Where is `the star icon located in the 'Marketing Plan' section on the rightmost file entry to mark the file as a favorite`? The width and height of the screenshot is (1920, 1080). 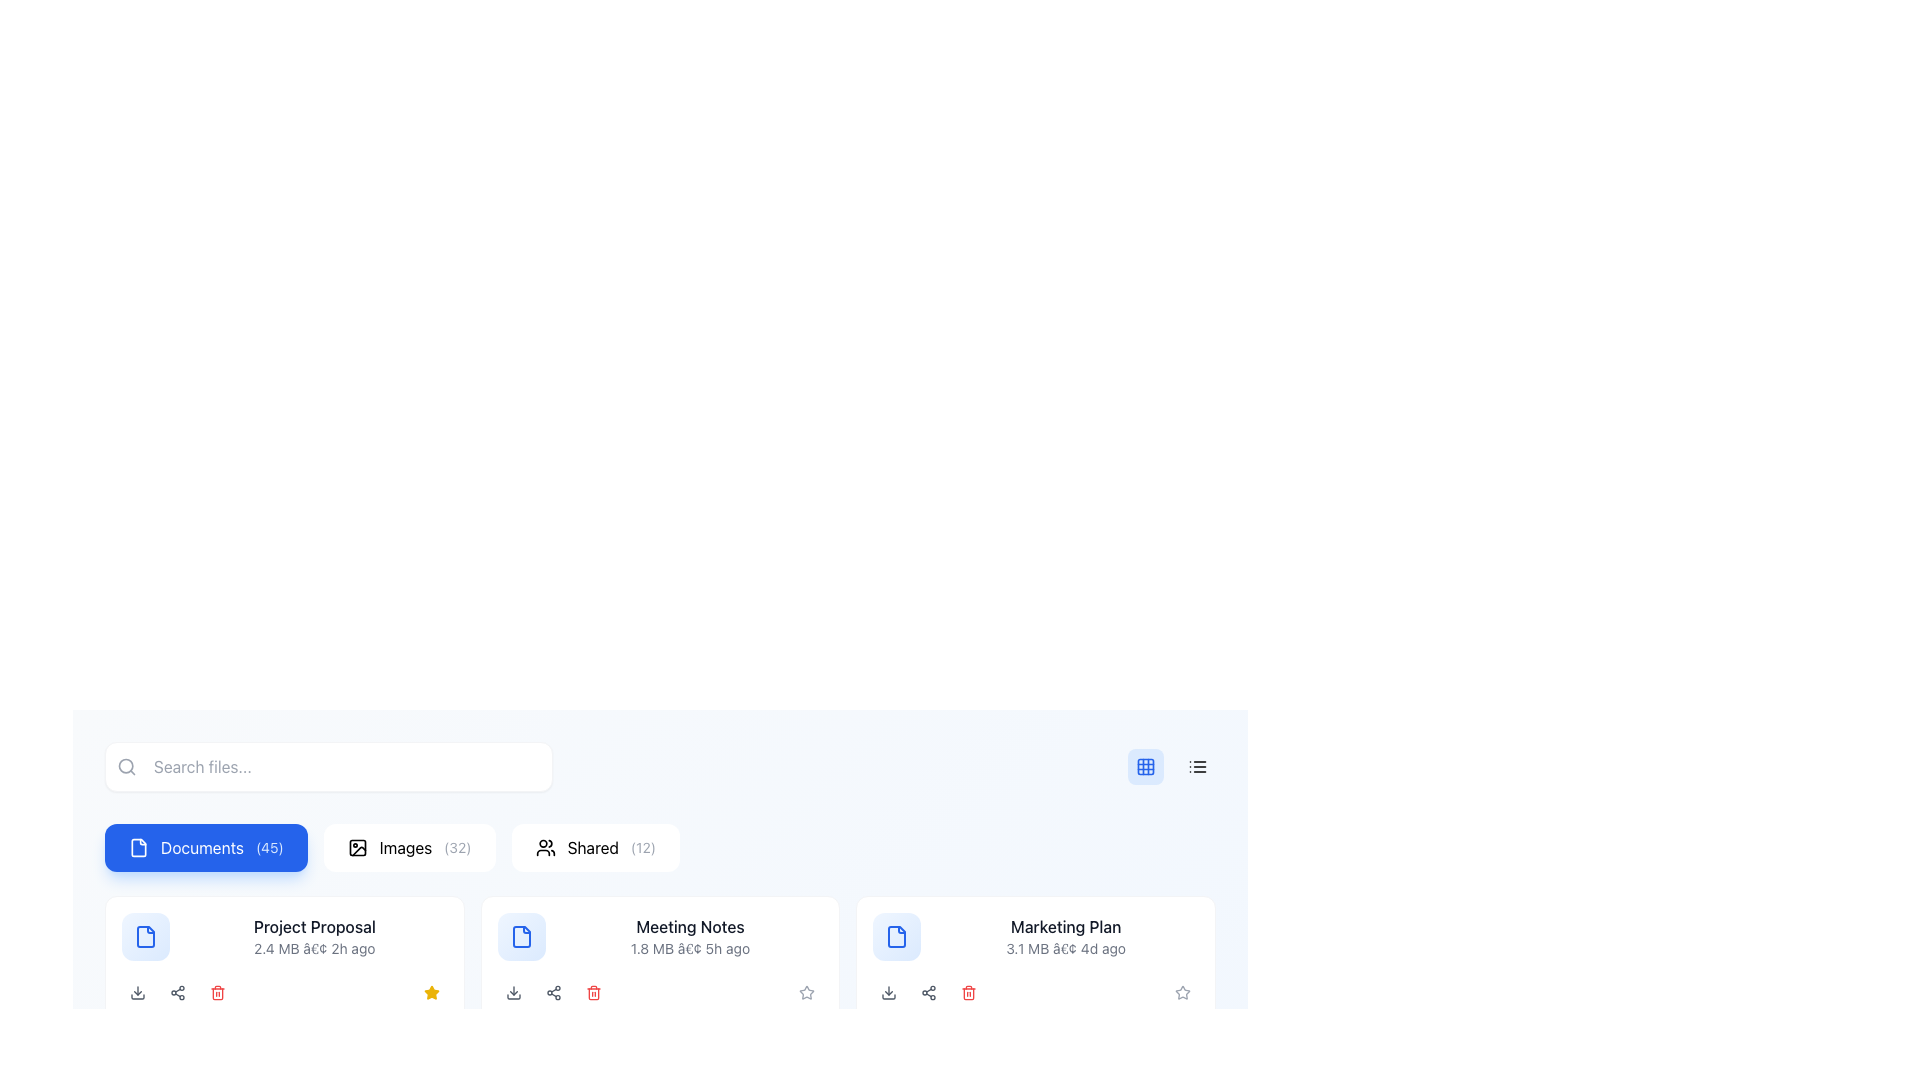
the star icon located in the 'Marketing Plan' section on the rightmost file entry to mark the file as a favorite is located at coordinates (807, 992).